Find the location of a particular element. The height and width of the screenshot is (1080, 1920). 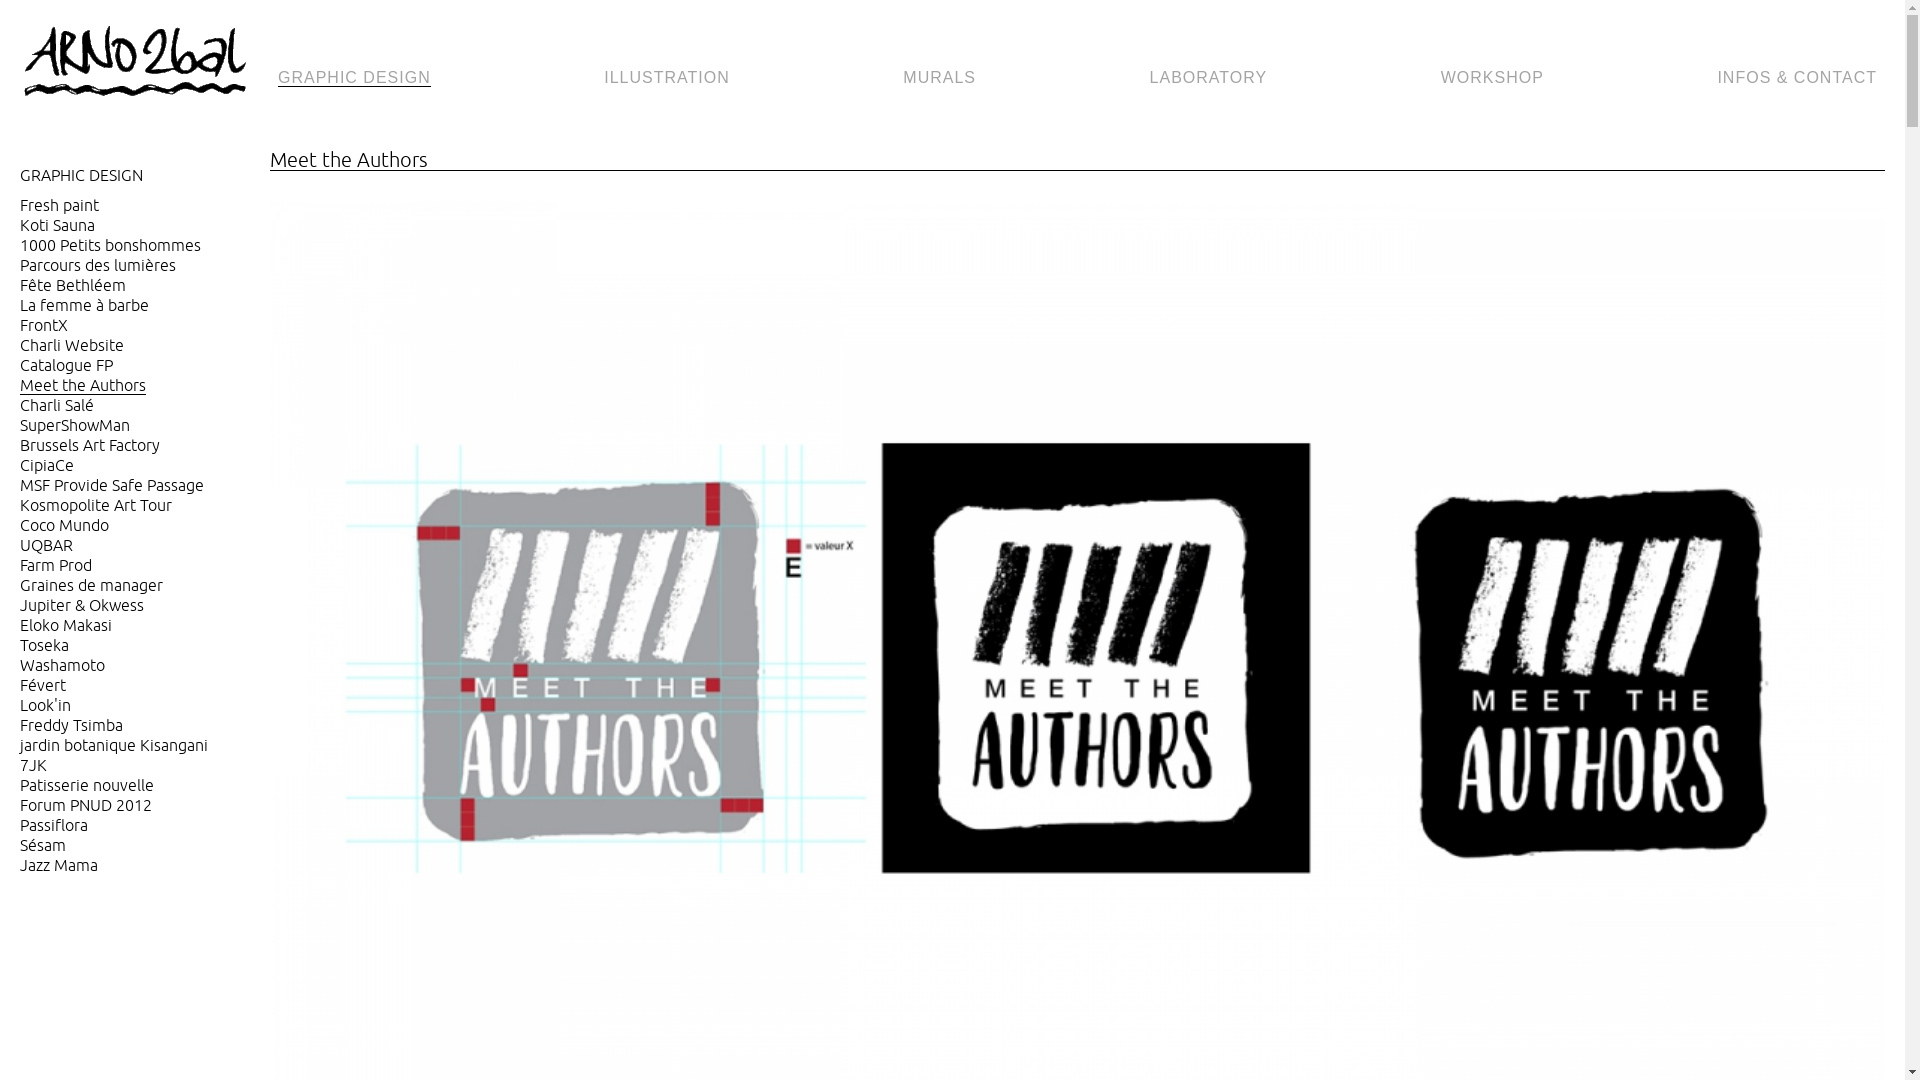

'Eloko Makasi' is located at coordinates (66, 624).